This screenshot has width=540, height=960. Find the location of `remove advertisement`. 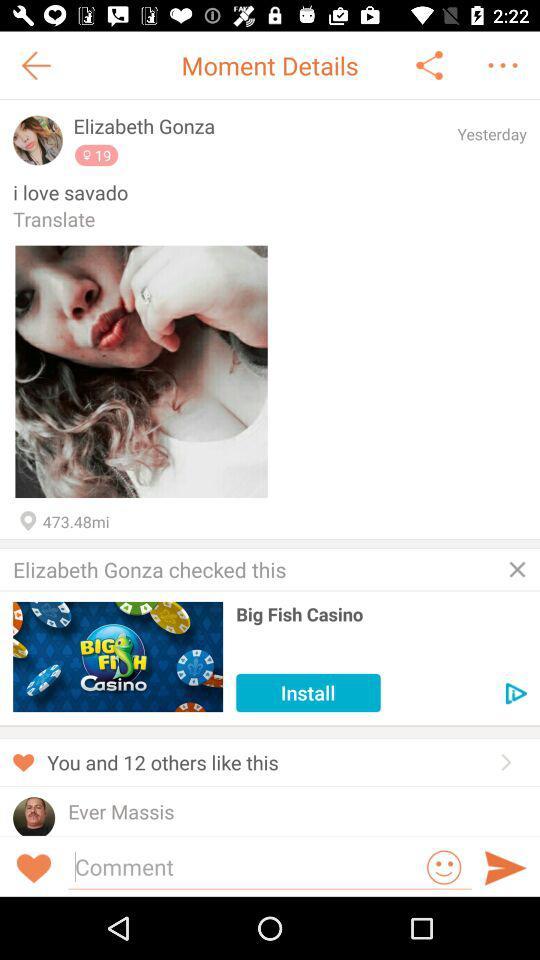

remove advertisement is located at coordinates (517, 569).